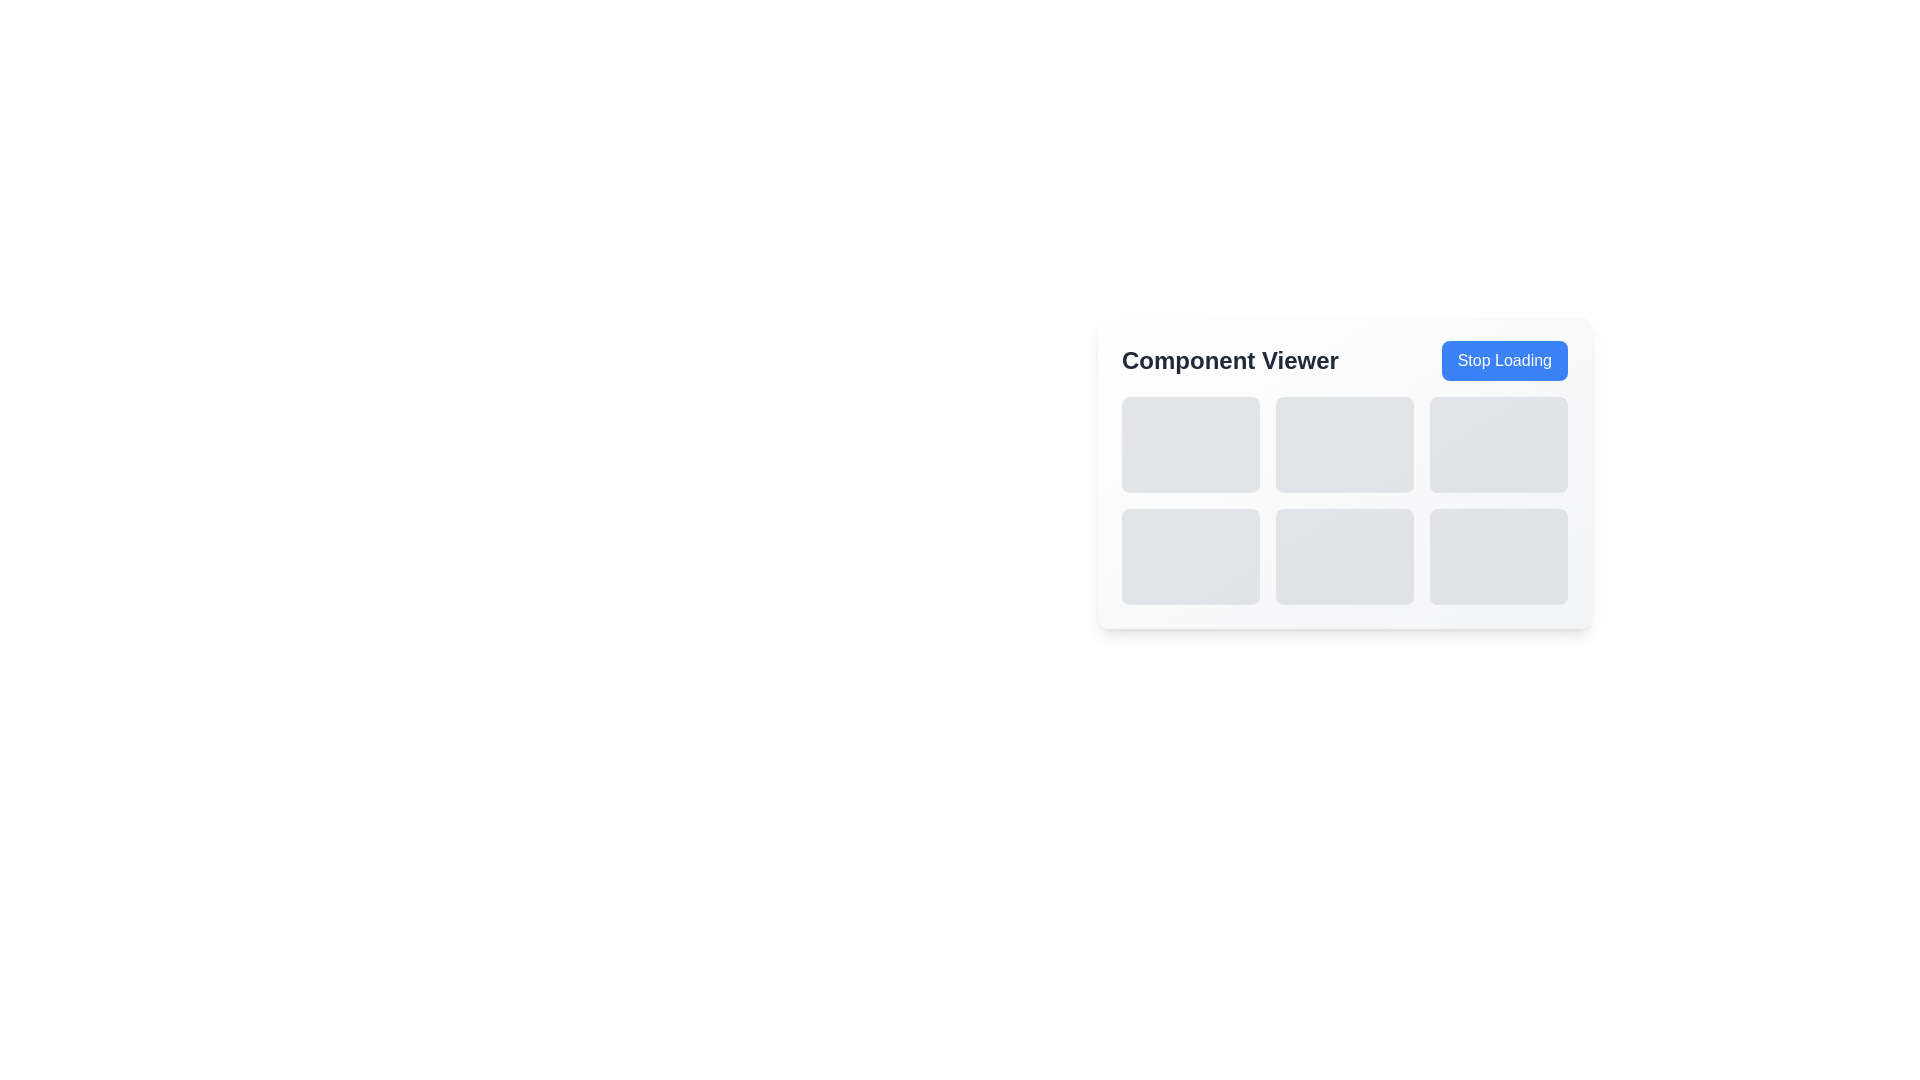 The image size is (1920, 1080). Describe the element at coordinates (1190, 556) in the screenshot. I see `the static block or placeholder element, which is the first item in the second row of a 3-column grid layout, located directly below the leftmost element of the first row` at that location.